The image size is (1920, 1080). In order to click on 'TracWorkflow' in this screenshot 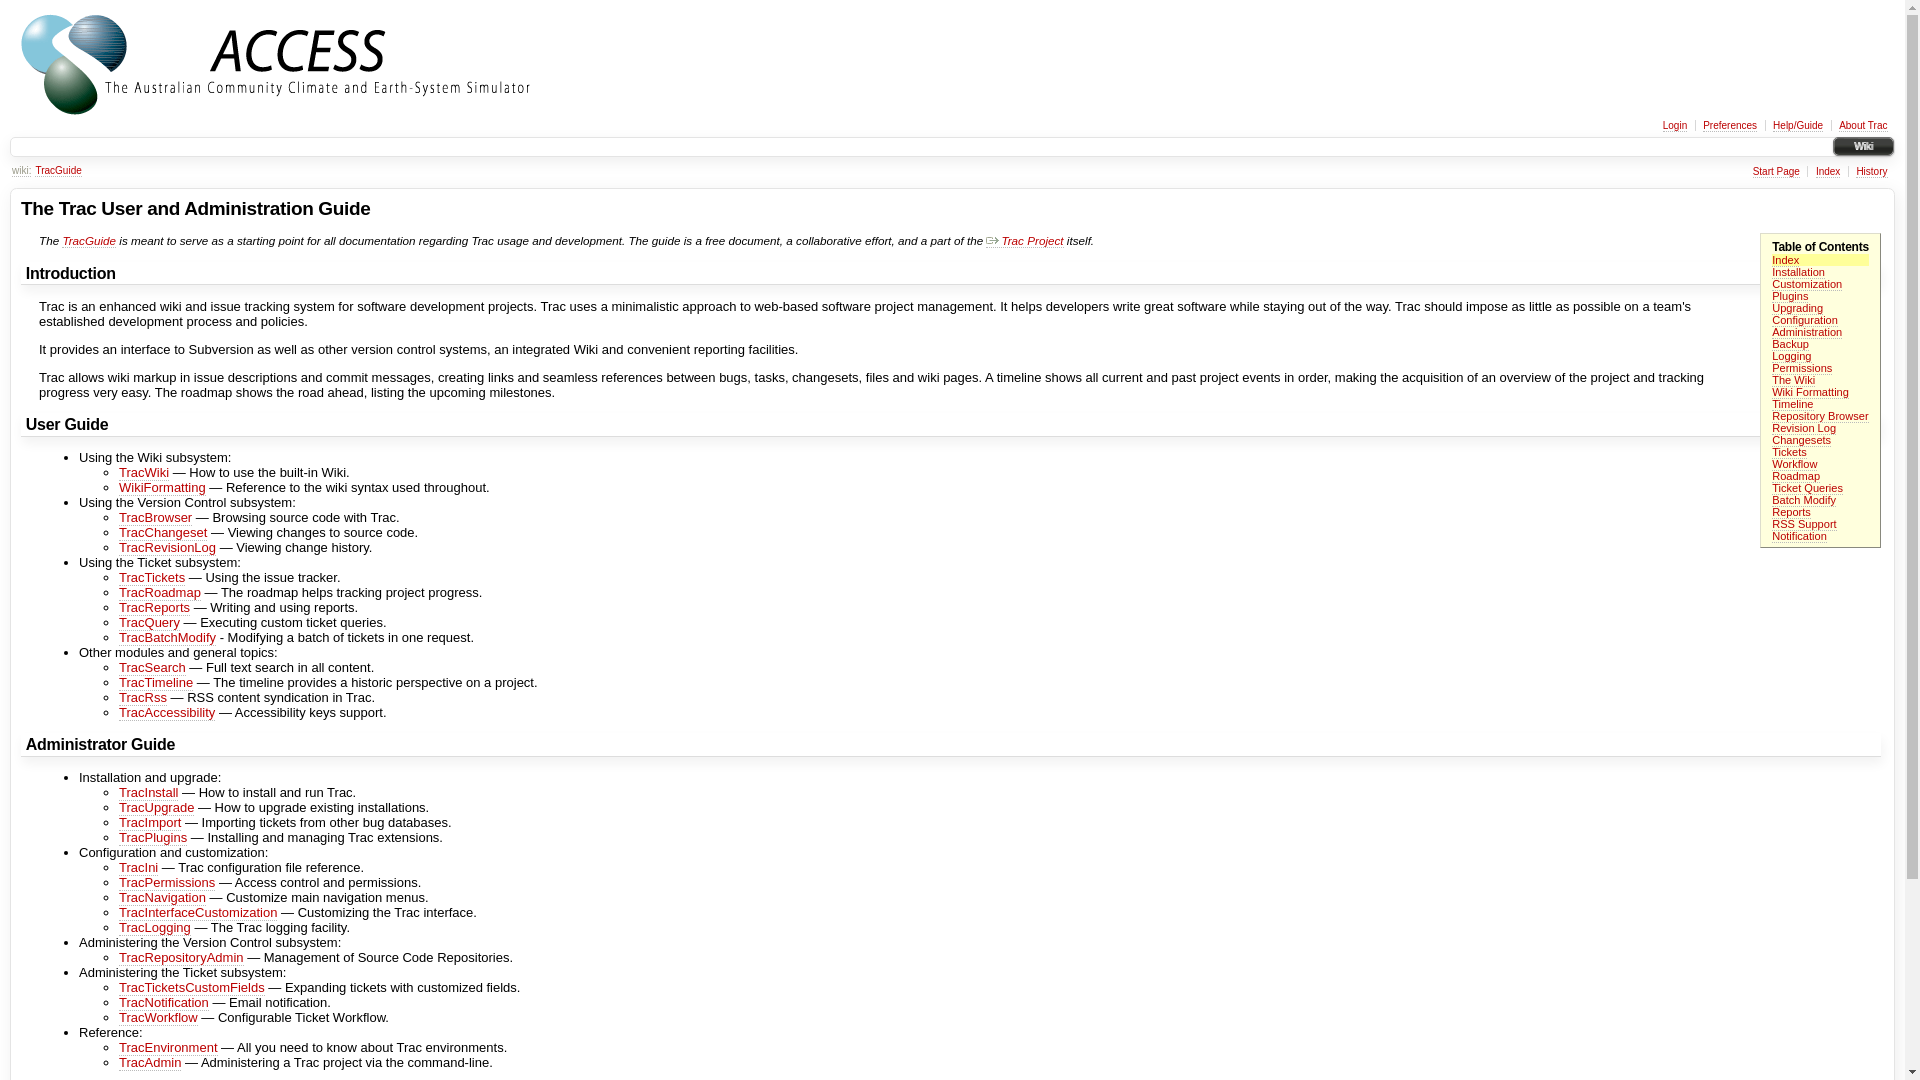, I will do `click(157, 1018)`.